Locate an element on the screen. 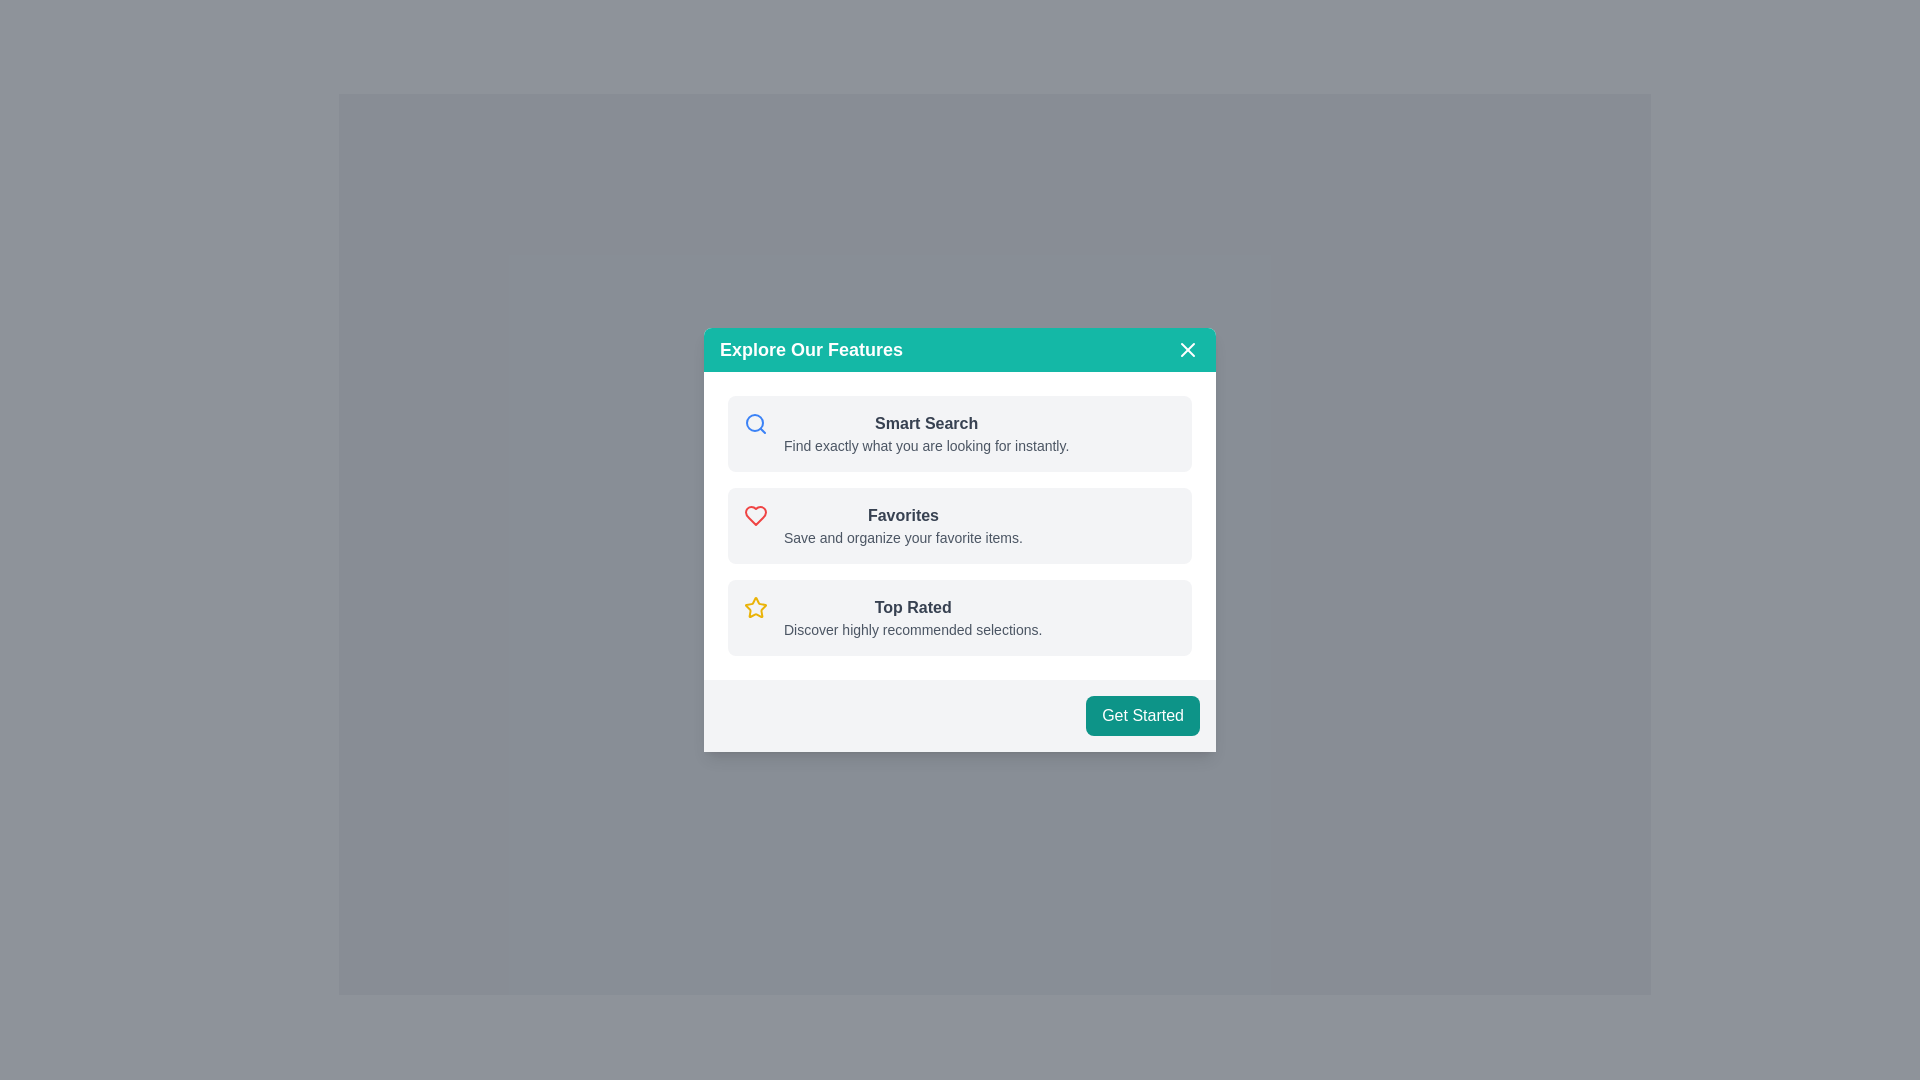 Image resolution: width=1920 pixels, height=1080 pixels. the small 'X' icon styled as a close button located at the top-right corner of the teal-colored modal header is located at coordinates (1188, 349).